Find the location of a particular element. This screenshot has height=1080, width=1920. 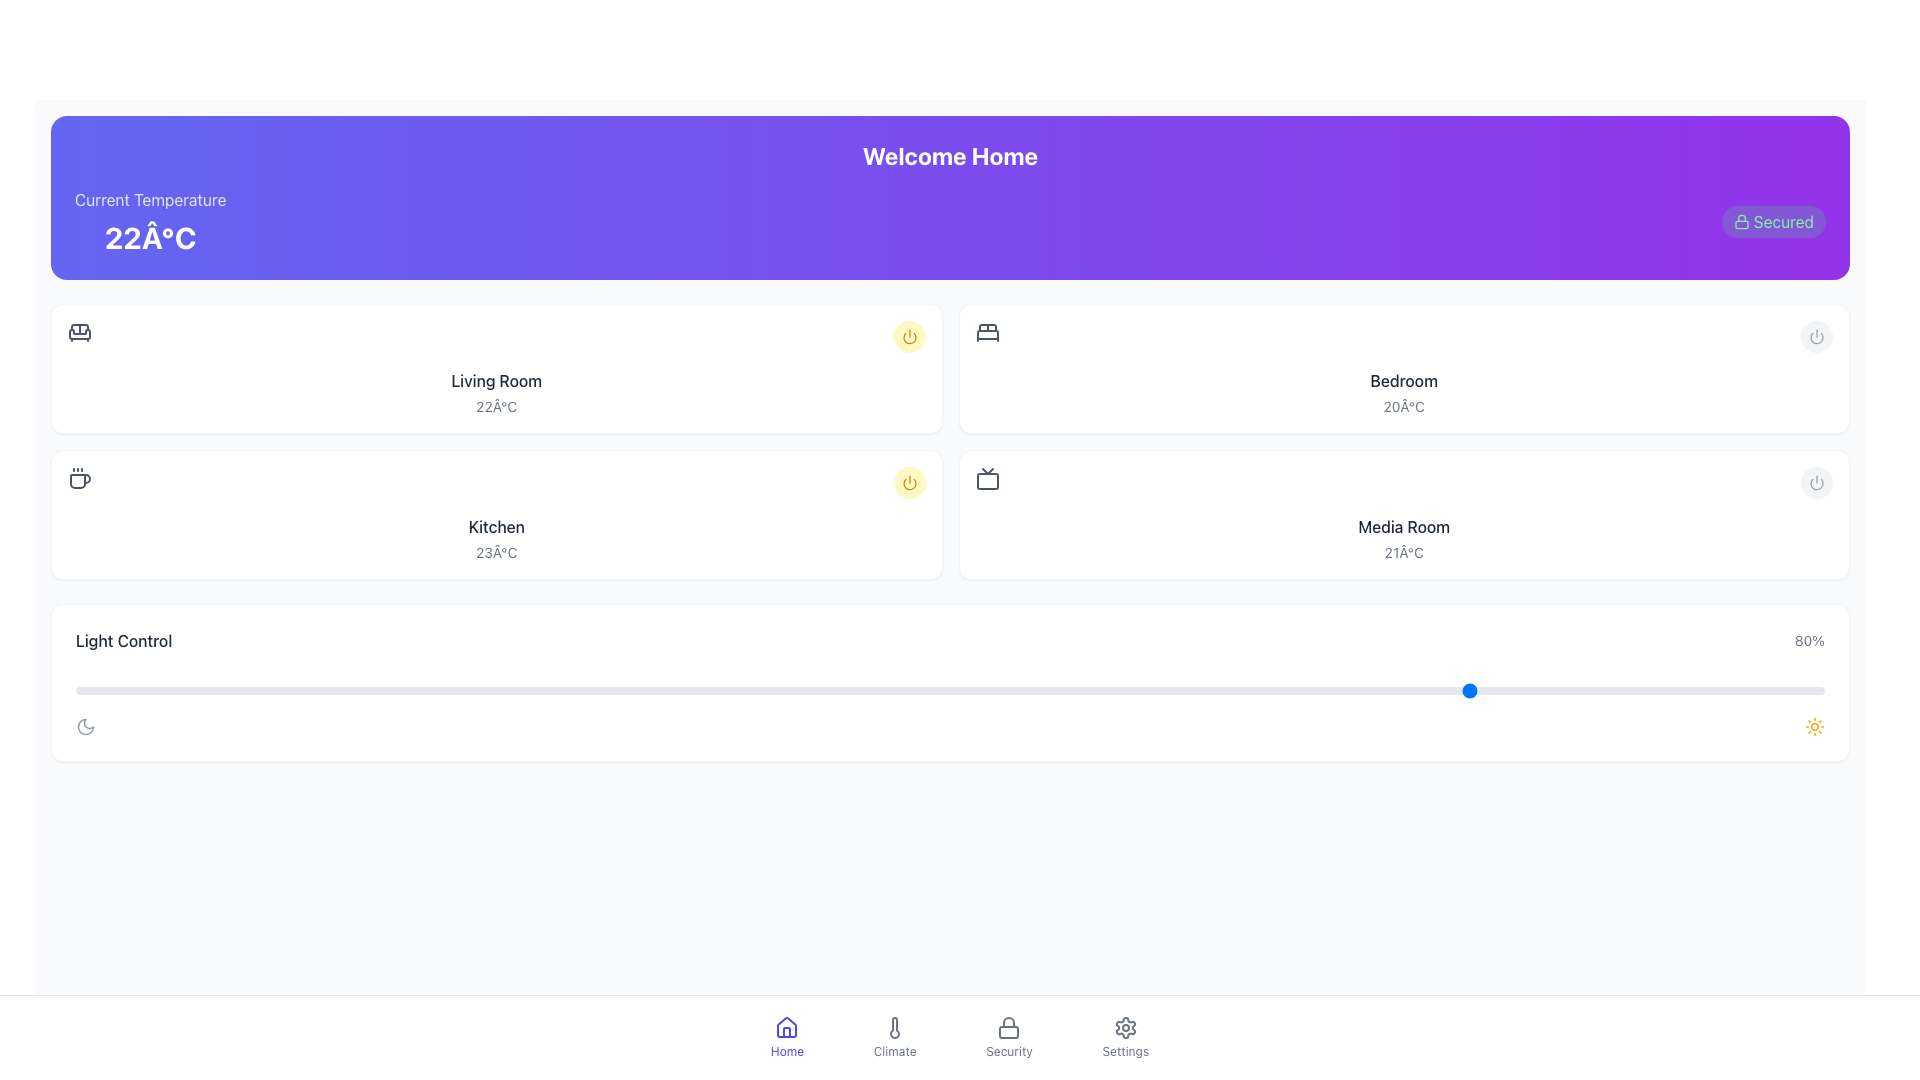

the 'Kitchen' static text label, which serves as the section identifier above the temperature display is located at coordinates (496, 526).